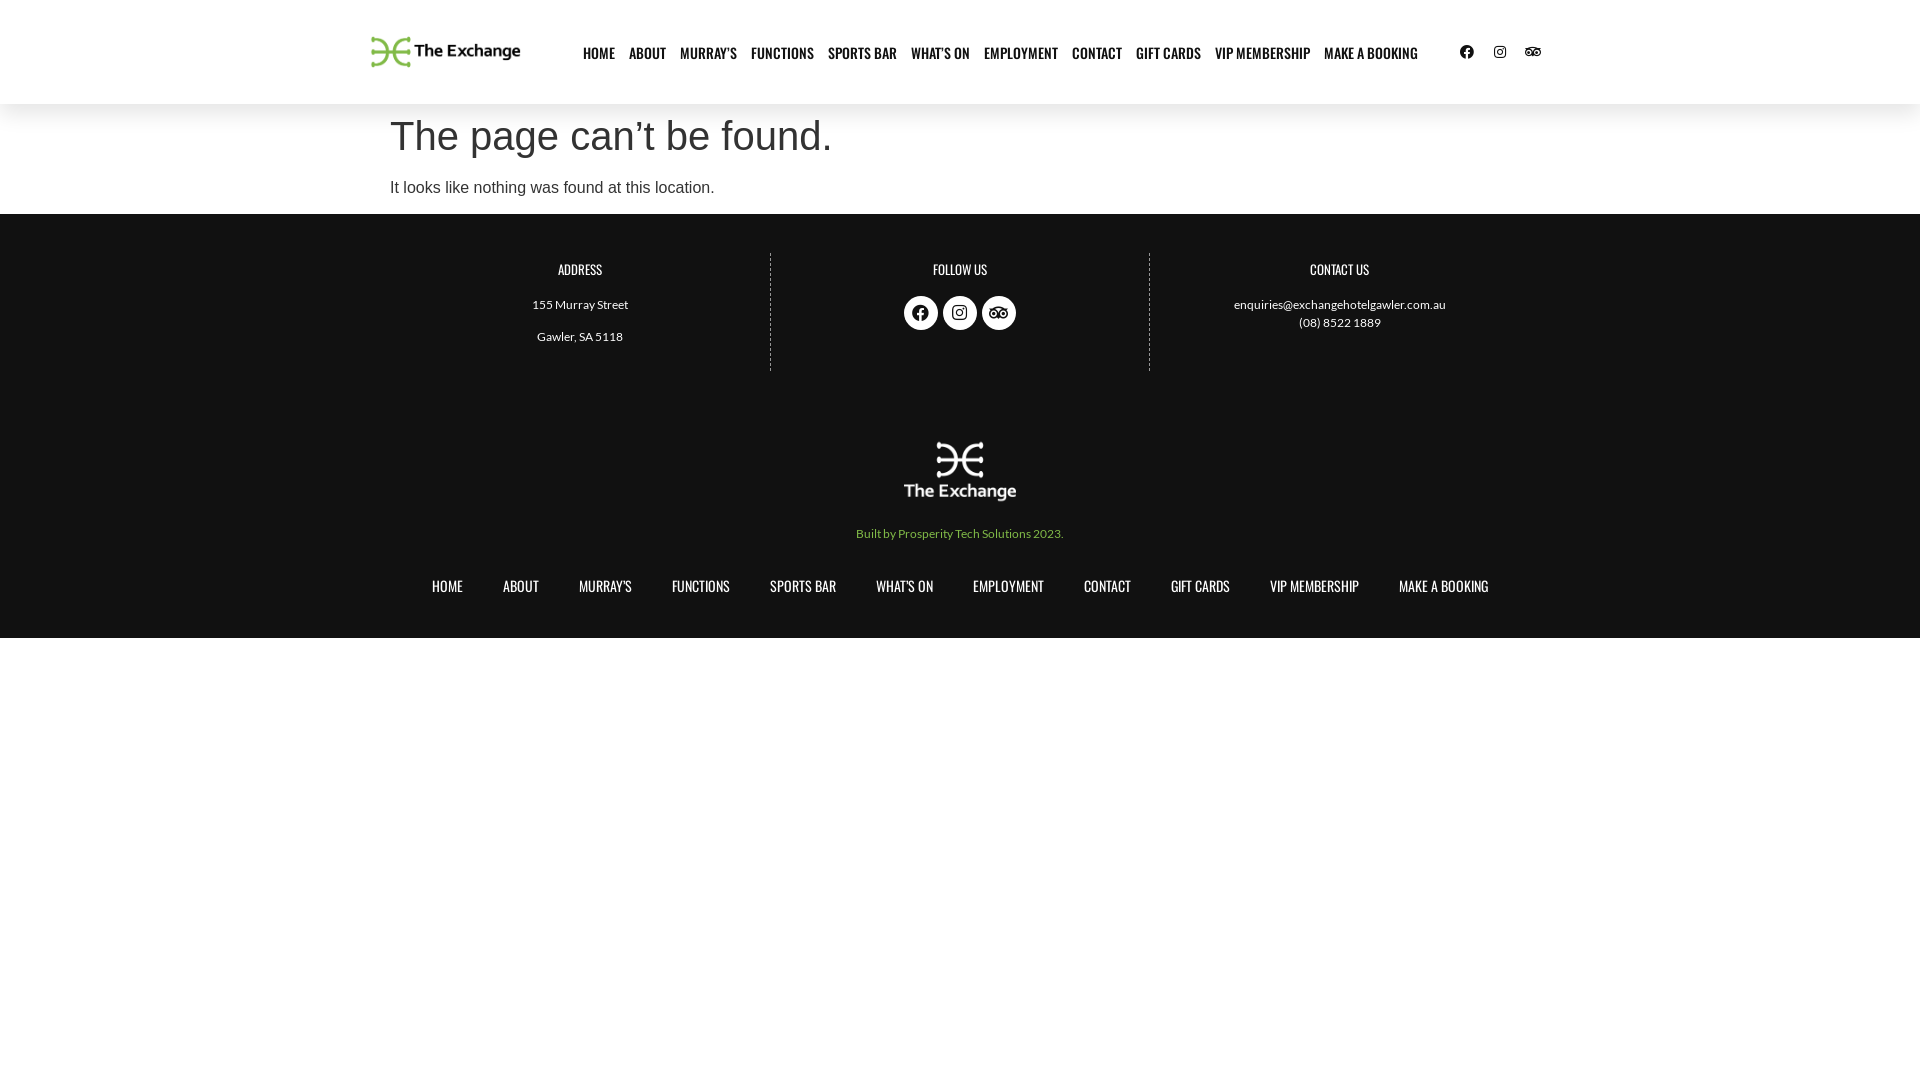  What do you see at coordinates (960, 531) in the screenshot?
I see `'Built by Prosperity Tech Solutions 2023.'` at bounding box center [960, 531].